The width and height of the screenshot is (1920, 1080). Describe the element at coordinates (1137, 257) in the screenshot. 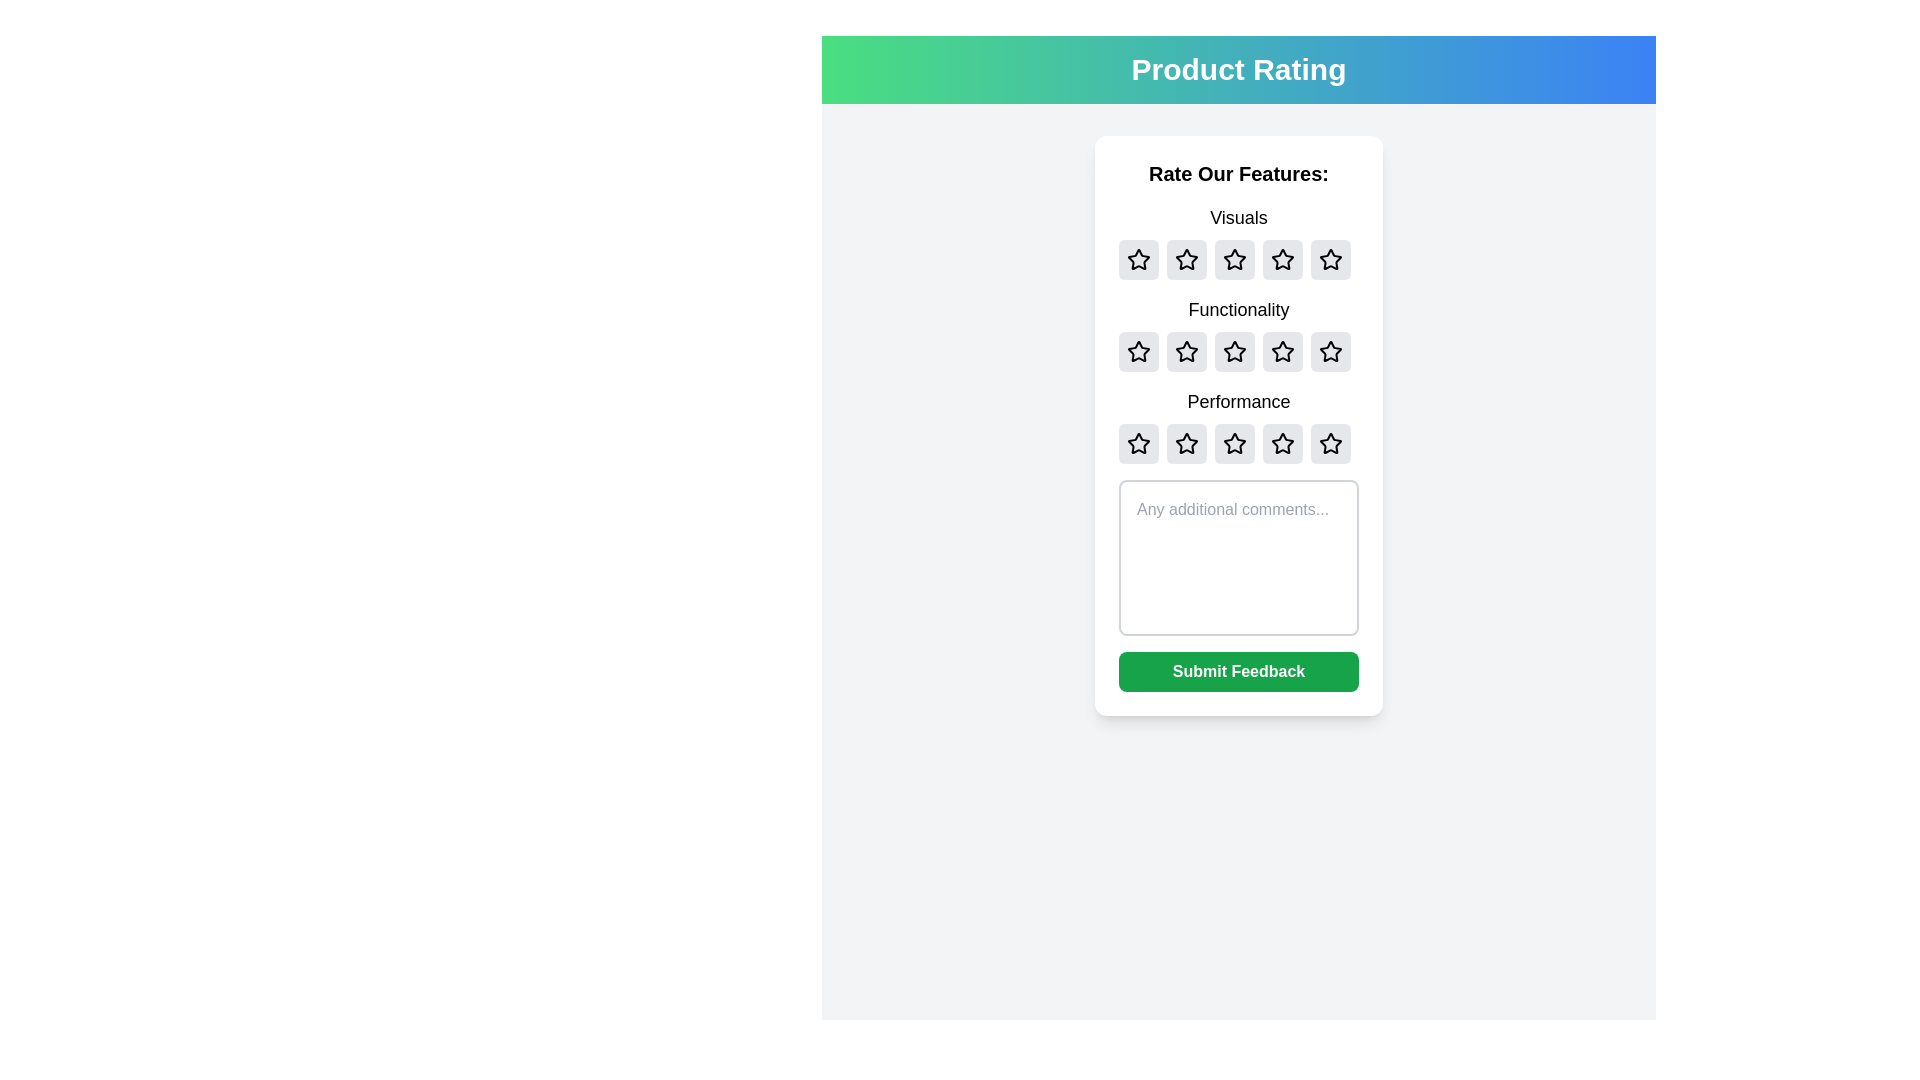

I see `the first star in the 'Visuals' rating section to provide a rating` at that location.